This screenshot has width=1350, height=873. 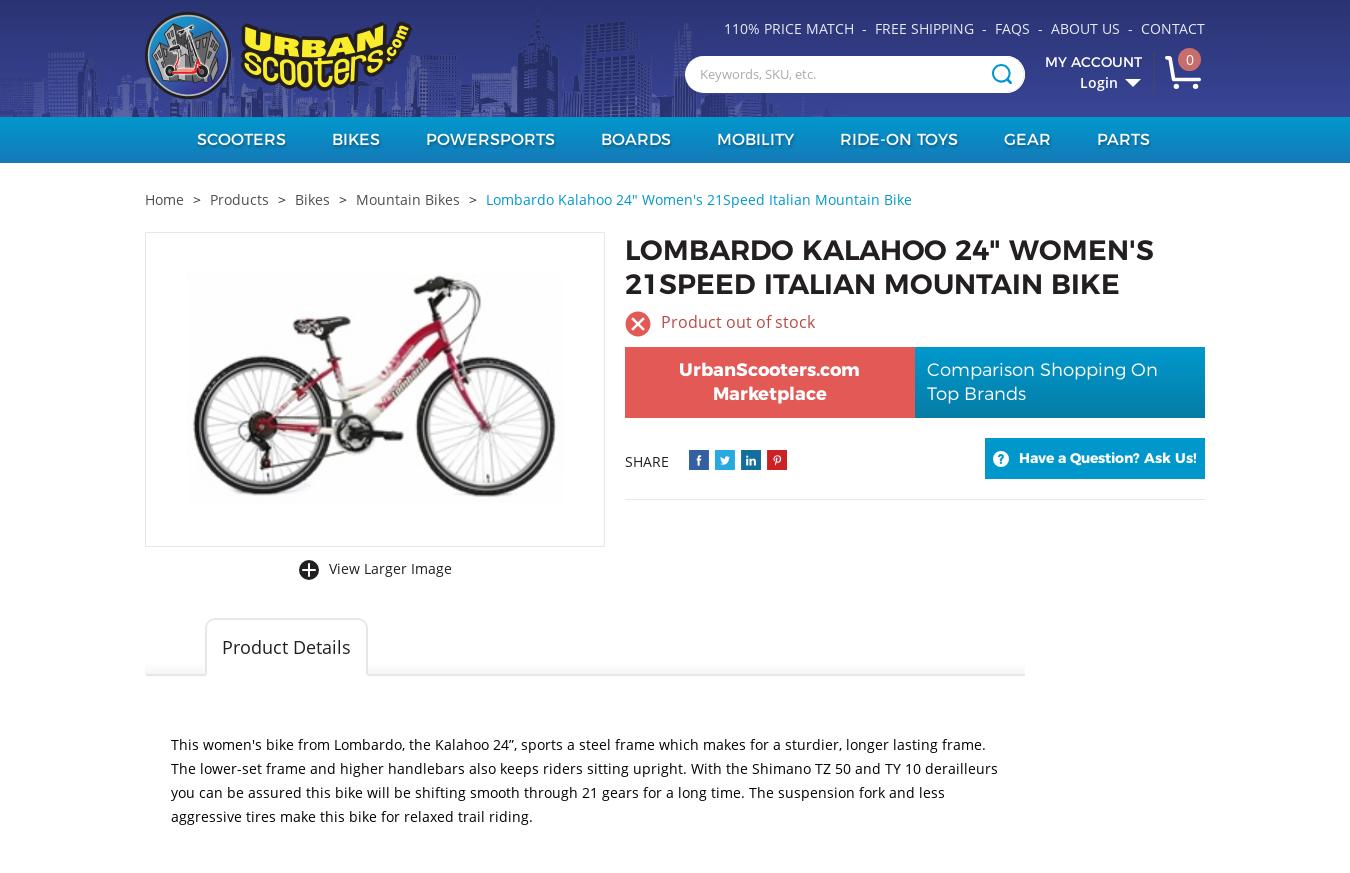 I want to click on 'Mobility', so click(x=715, y=139).